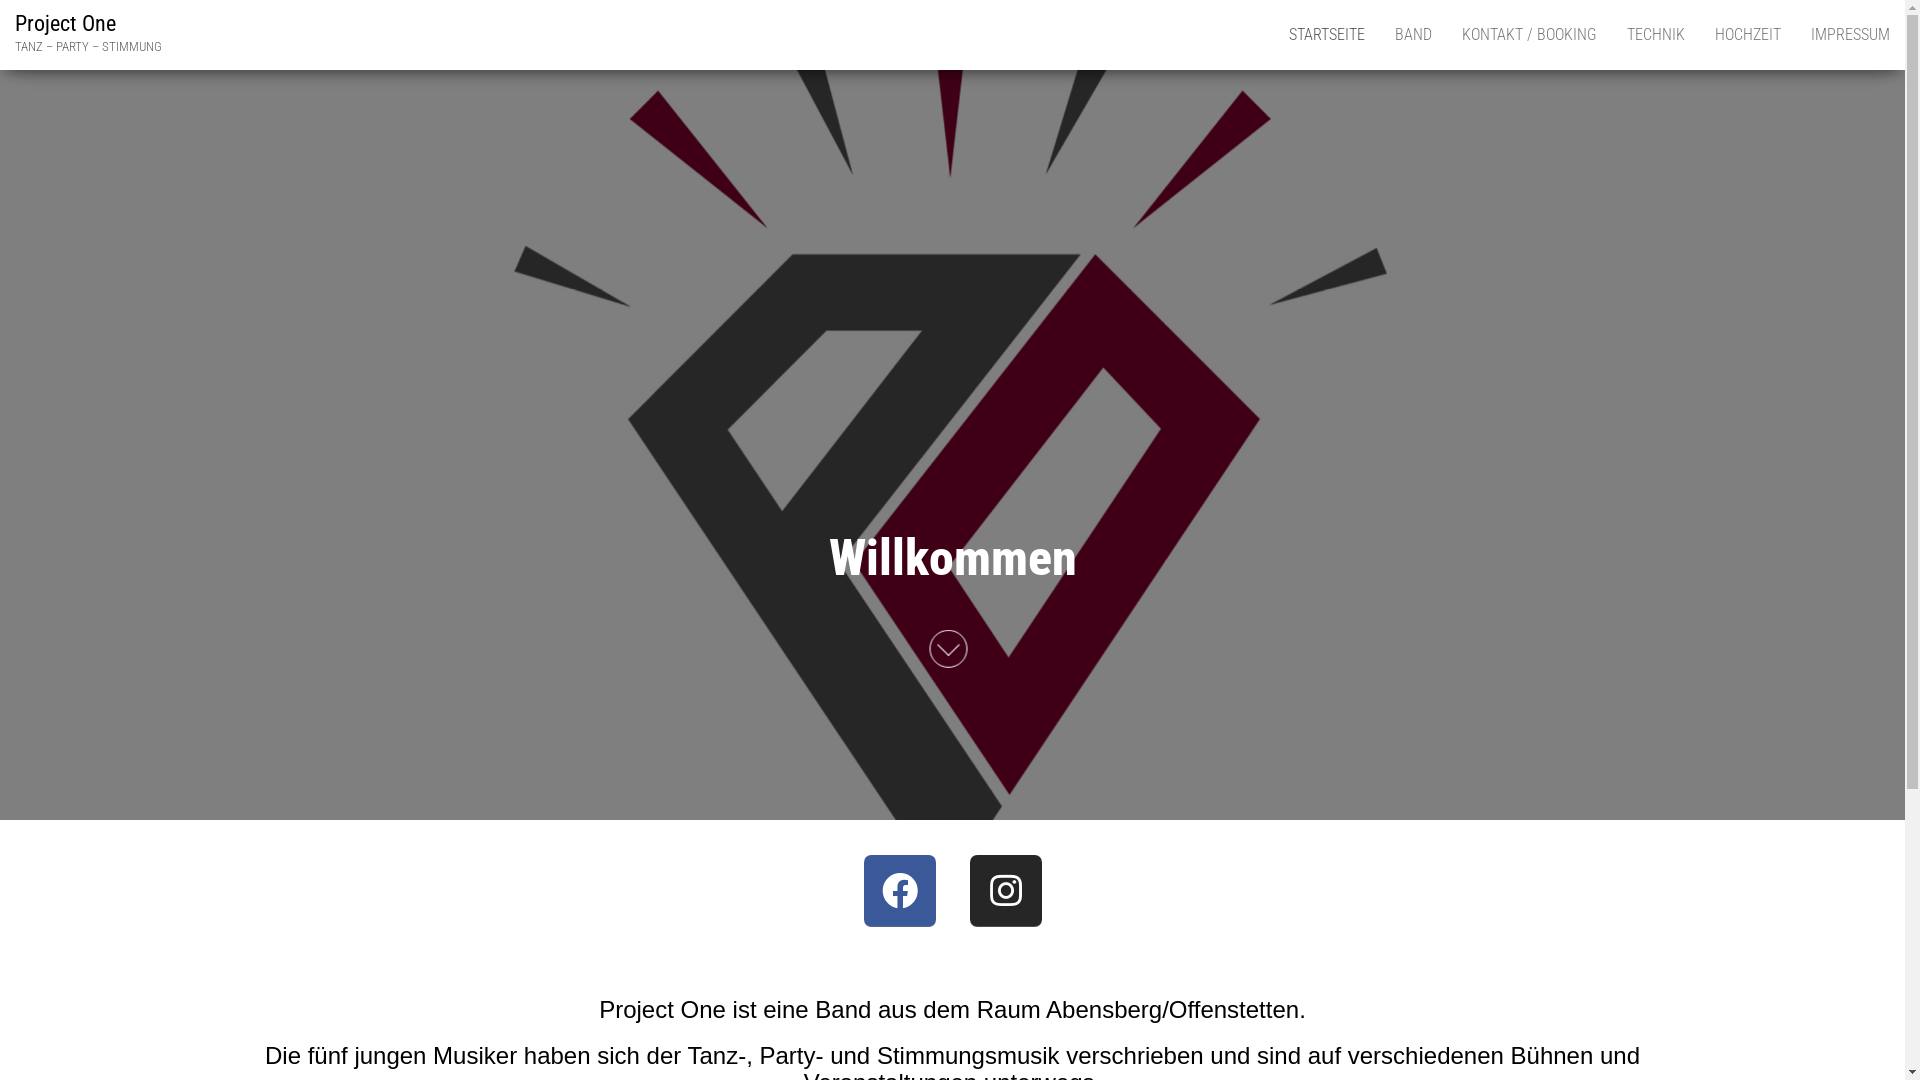  I want to click on 'IMPRESSUM', so click(1849, 34).